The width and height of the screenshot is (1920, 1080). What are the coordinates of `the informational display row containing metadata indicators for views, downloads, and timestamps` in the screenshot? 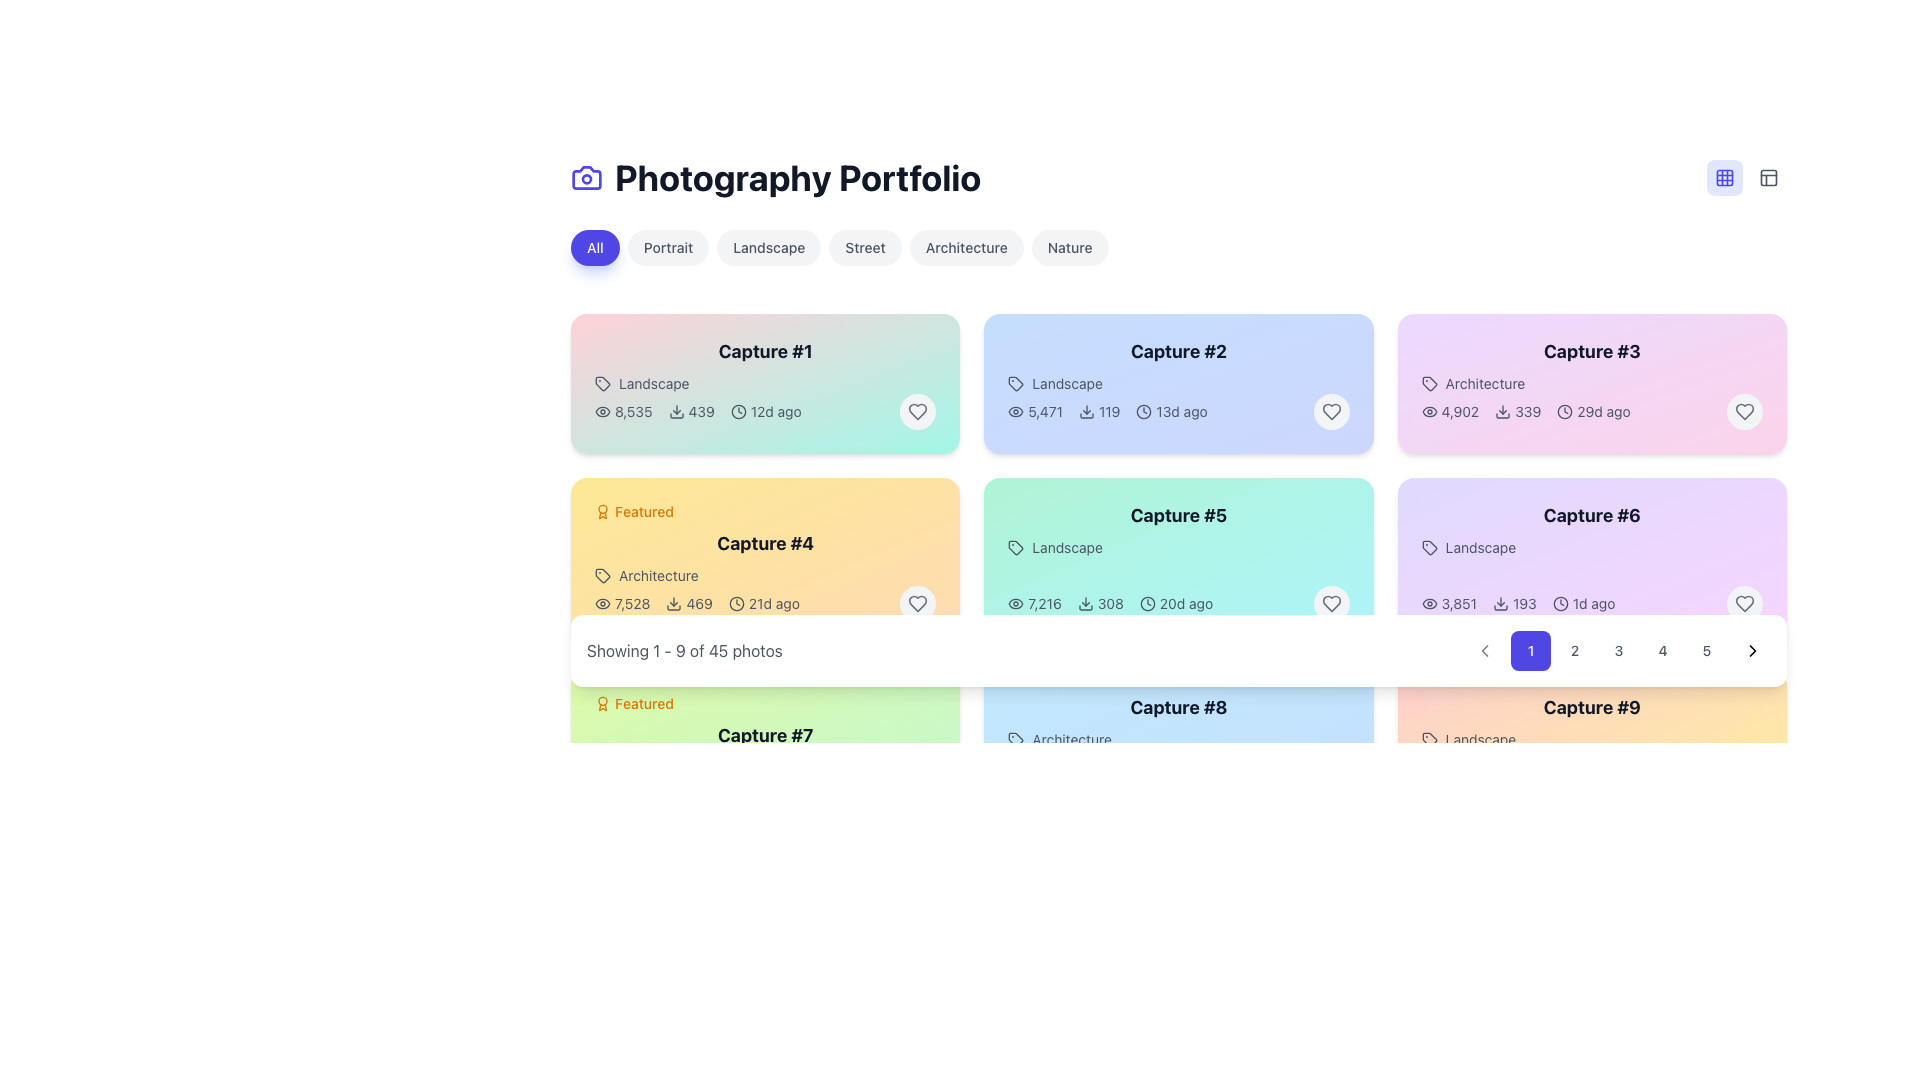 It's located at (1591, 603).